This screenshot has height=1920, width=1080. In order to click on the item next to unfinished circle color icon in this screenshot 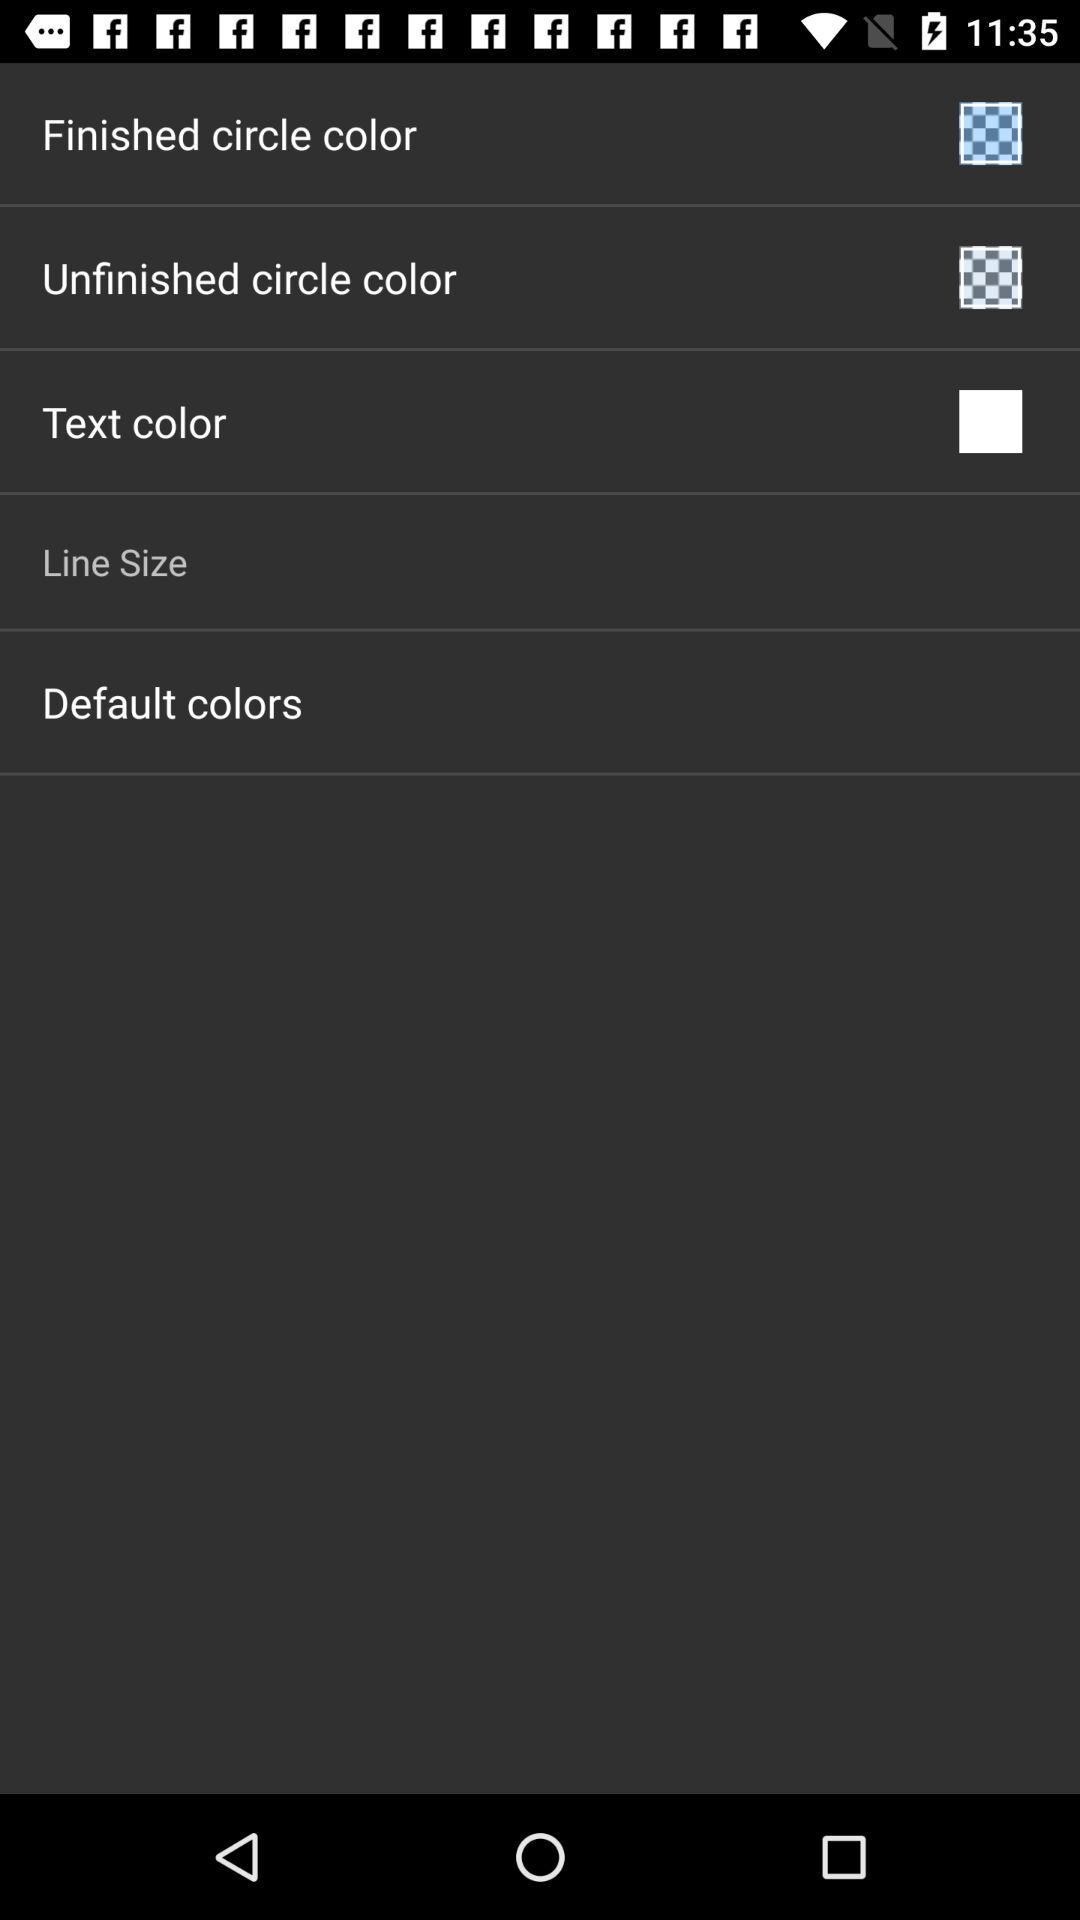, I will do `click(990, 276)`.